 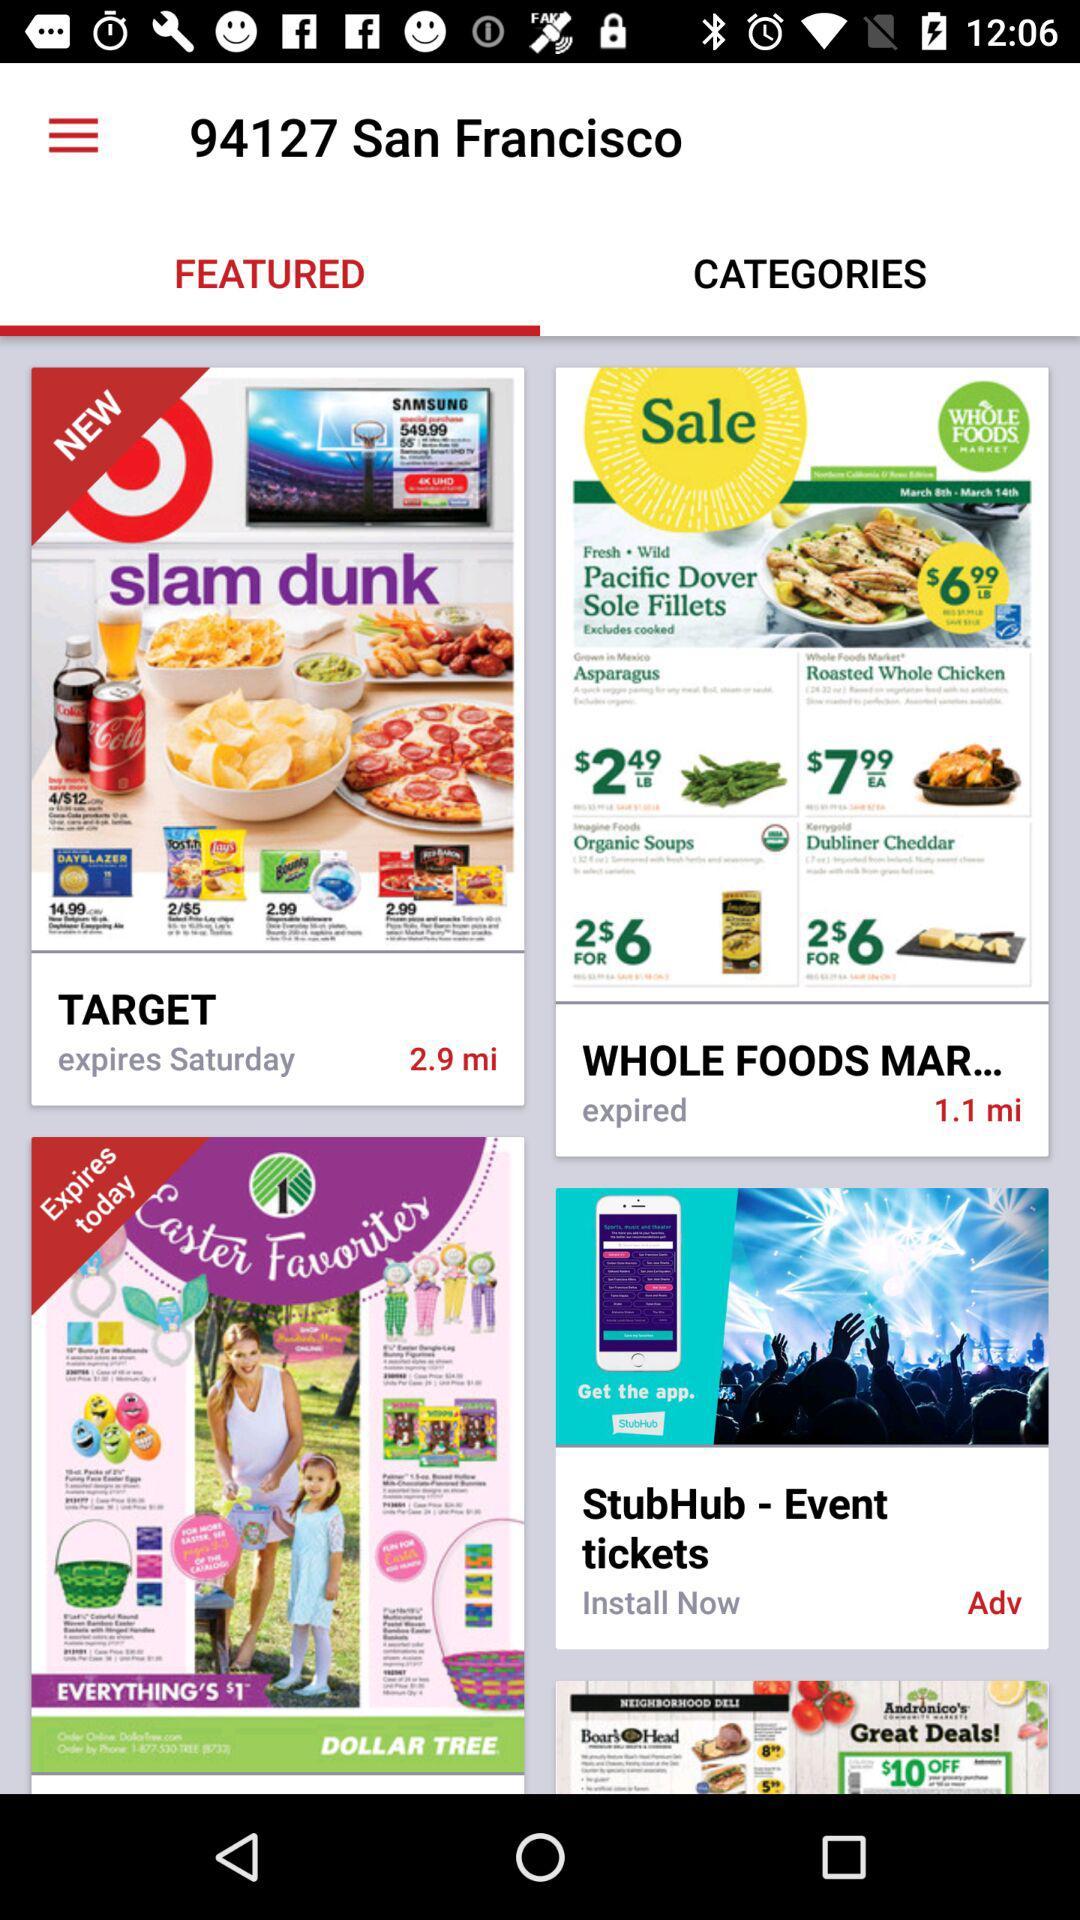 I want to click on the third thumbnail, so click(x=120, y=1225).